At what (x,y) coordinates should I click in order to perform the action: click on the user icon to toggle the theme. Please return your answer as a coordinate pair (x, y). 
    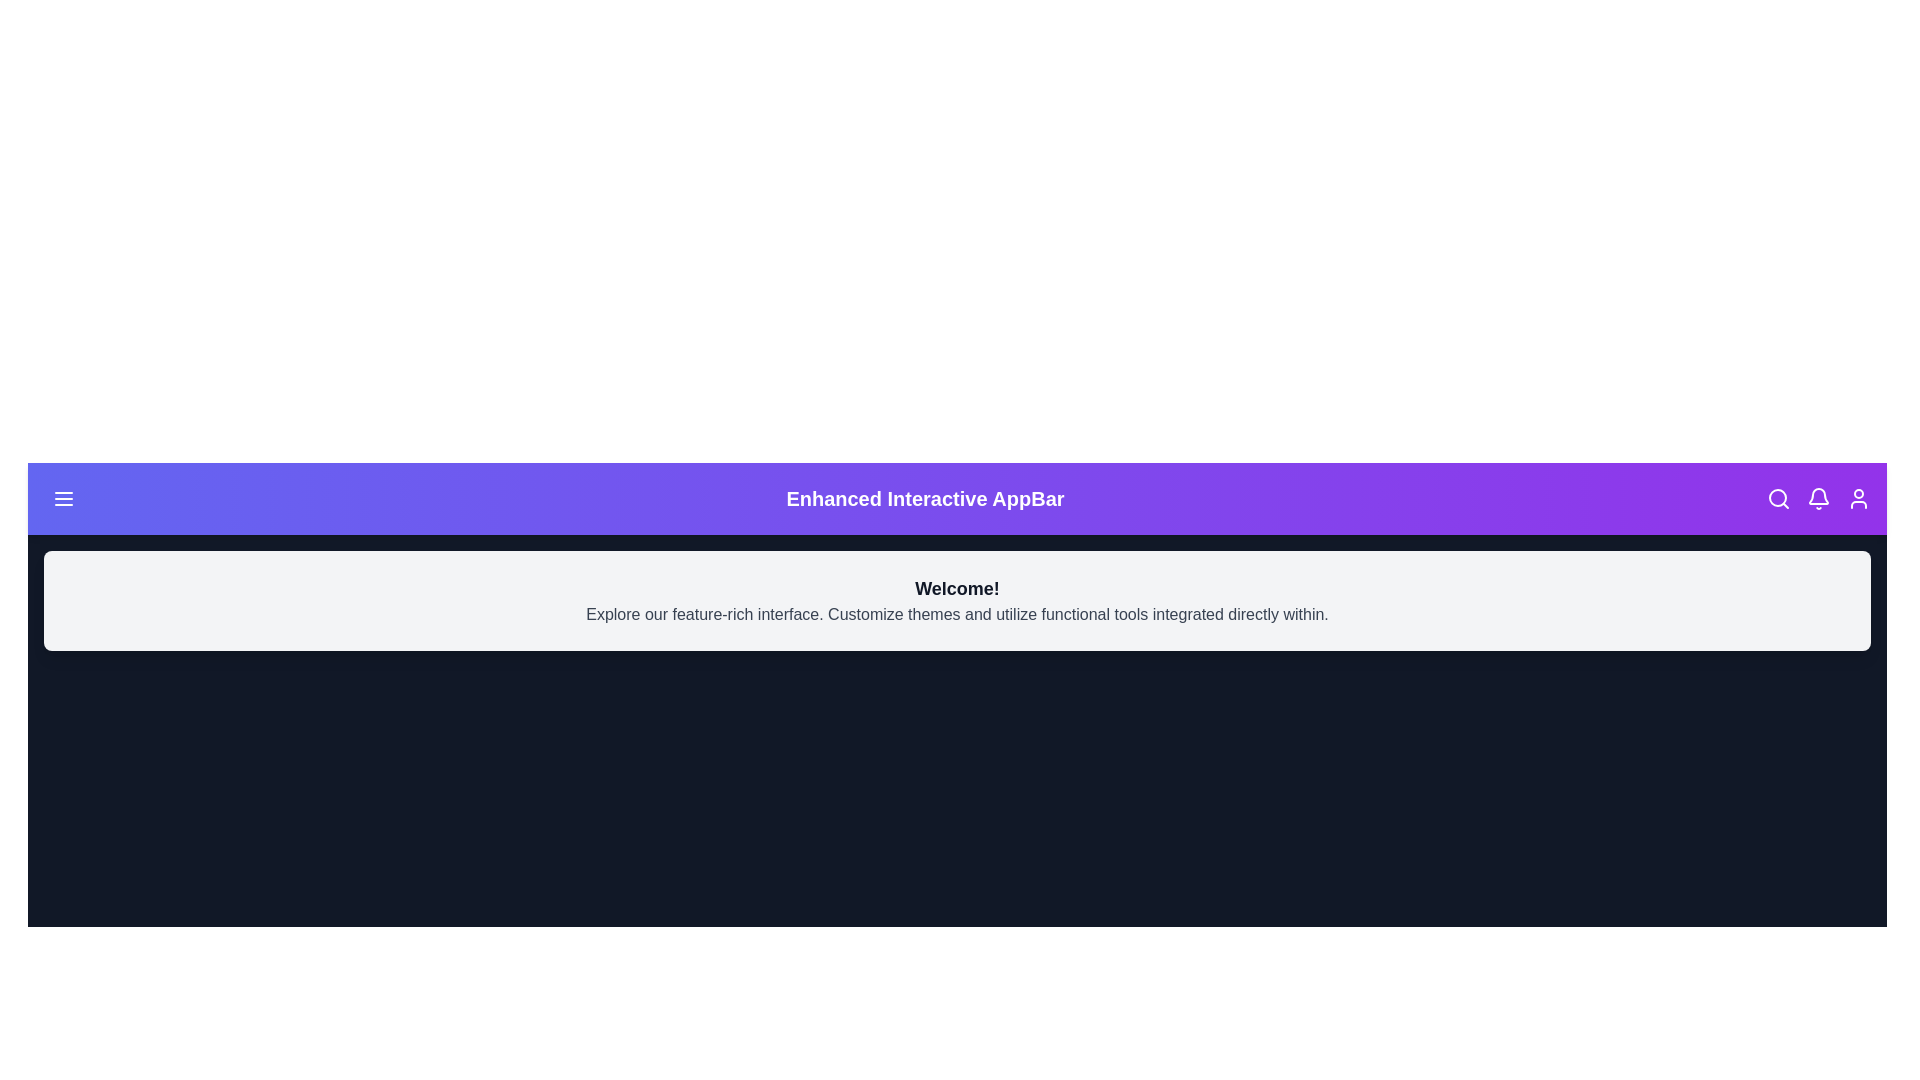
    Looking at the image, I should click on (1857, 497).